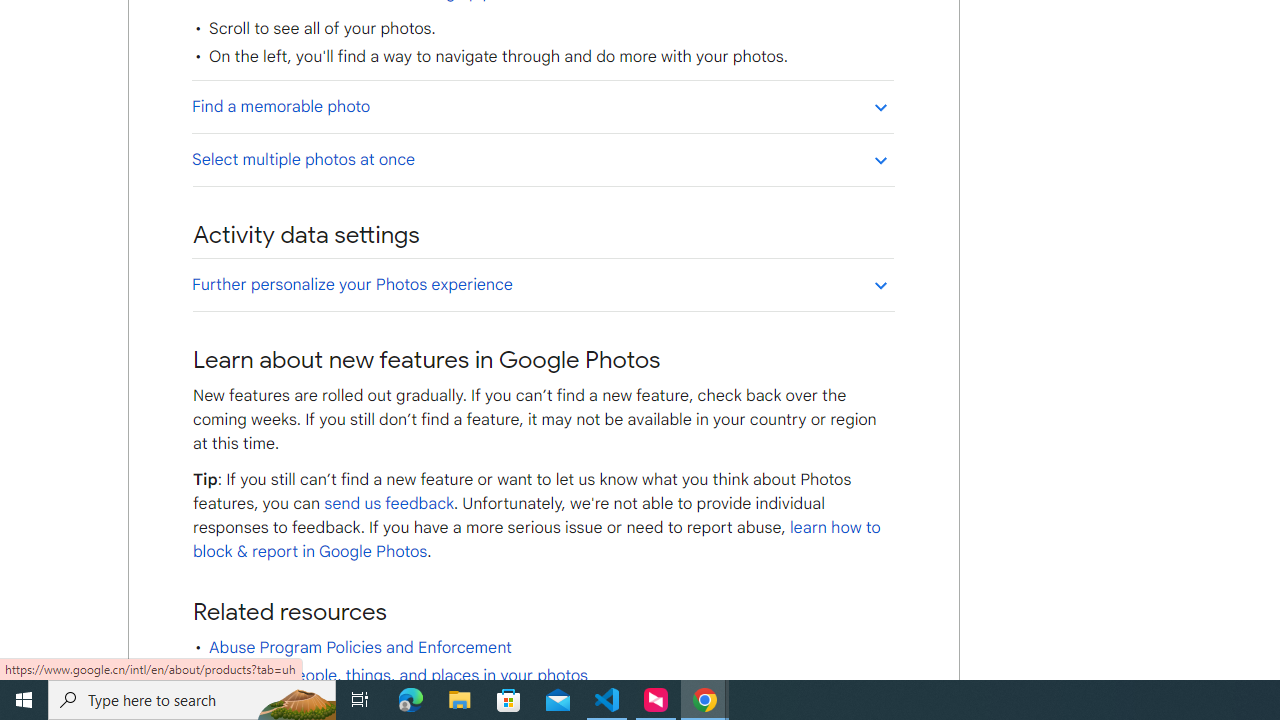  I want to click on 'Abuse Program Policies and Enforcement', so click(360, 648).